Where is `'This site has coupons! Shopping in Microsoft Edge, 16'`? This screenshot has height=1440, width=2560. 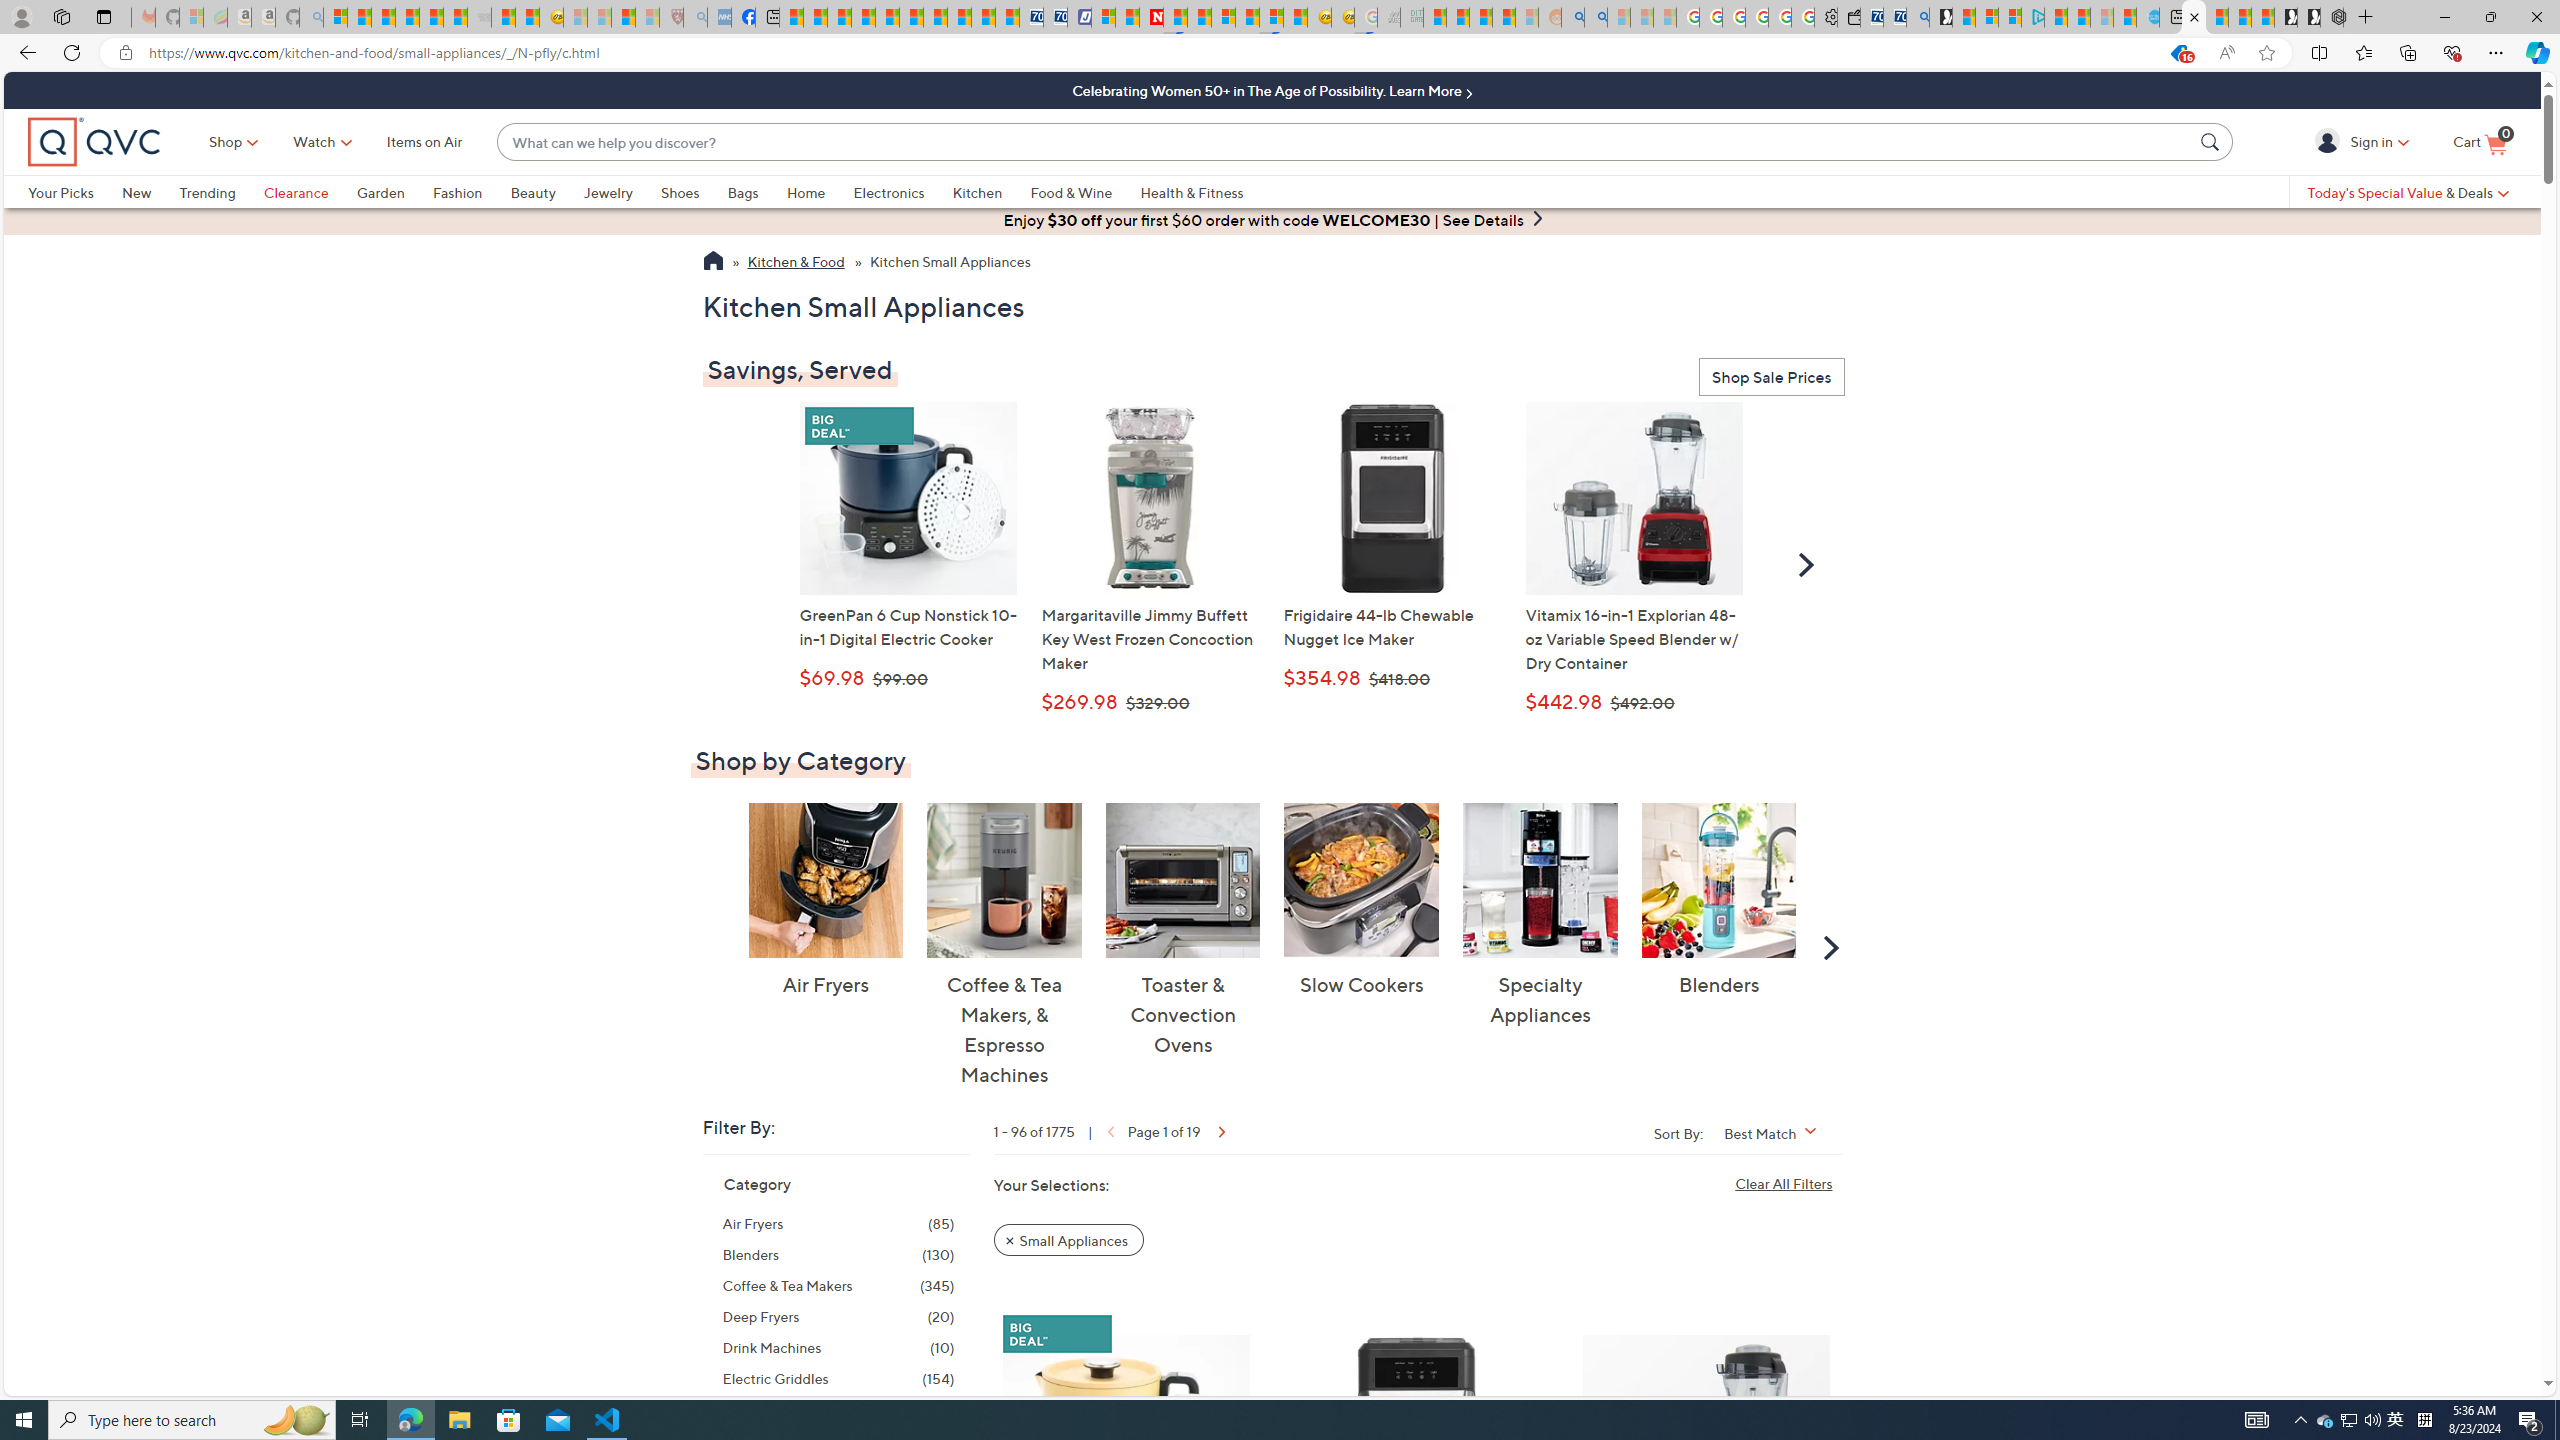 'This site has coupons! Shopping in Microsoft Edge, 16' is located at coordinates (2177, 53).